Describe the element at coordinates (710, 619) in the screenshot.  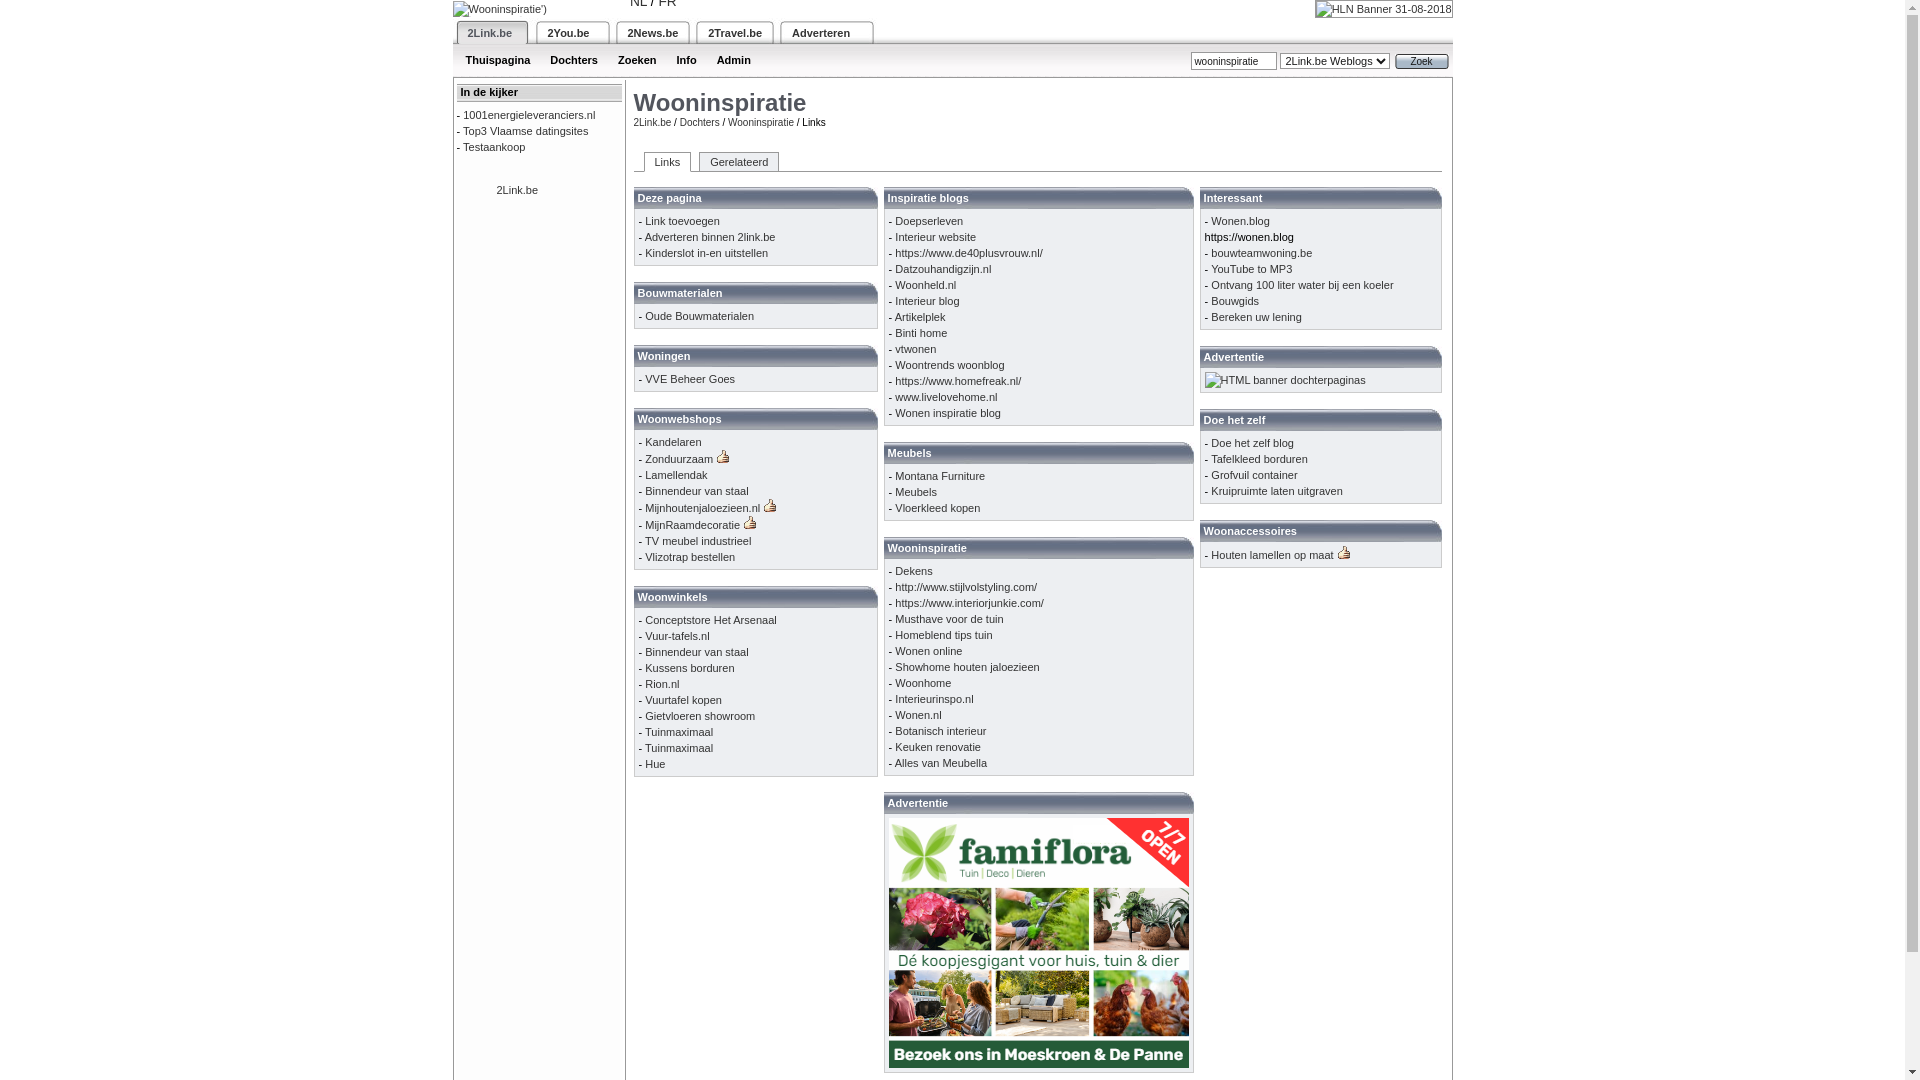
I see `'Conceptstore Het Arsenaal'` at that location.